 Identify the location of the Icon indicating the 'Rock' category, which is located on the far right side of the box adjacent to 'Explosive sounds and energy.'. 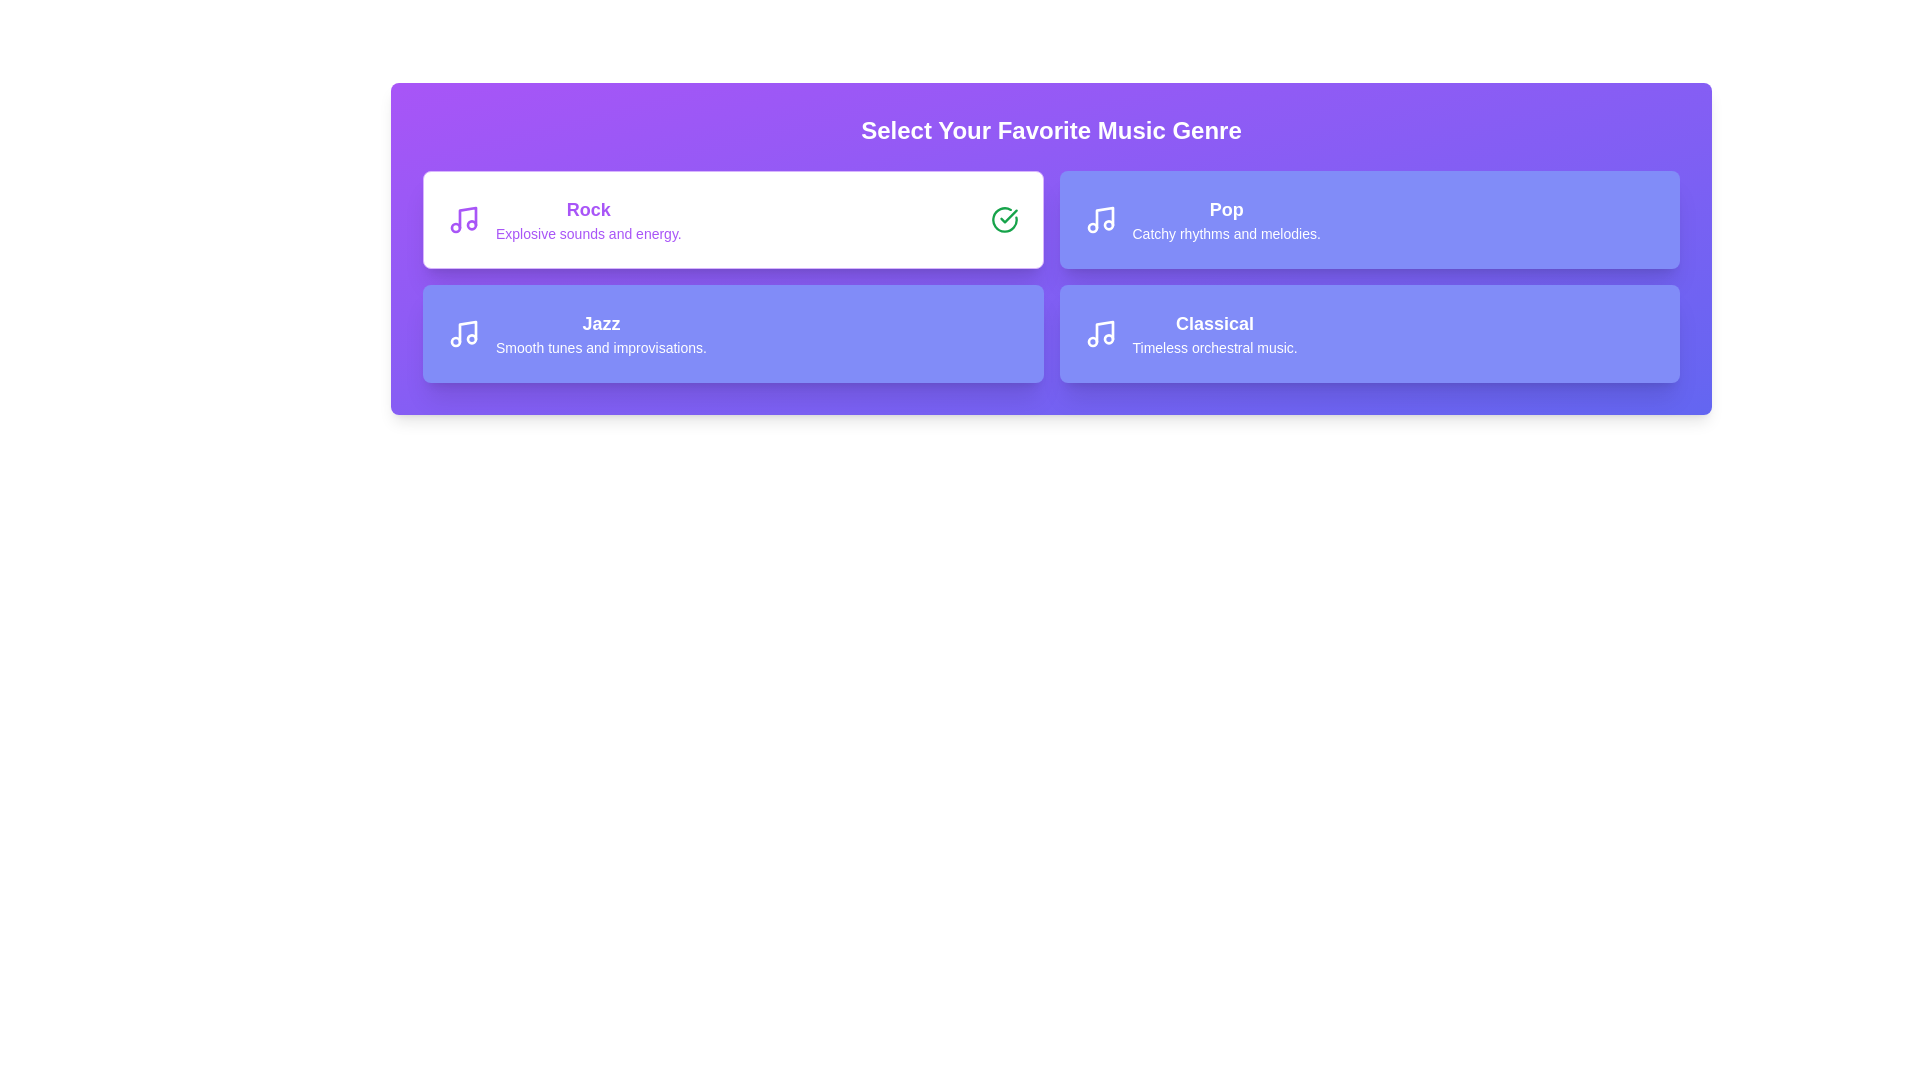
(1004, 219).